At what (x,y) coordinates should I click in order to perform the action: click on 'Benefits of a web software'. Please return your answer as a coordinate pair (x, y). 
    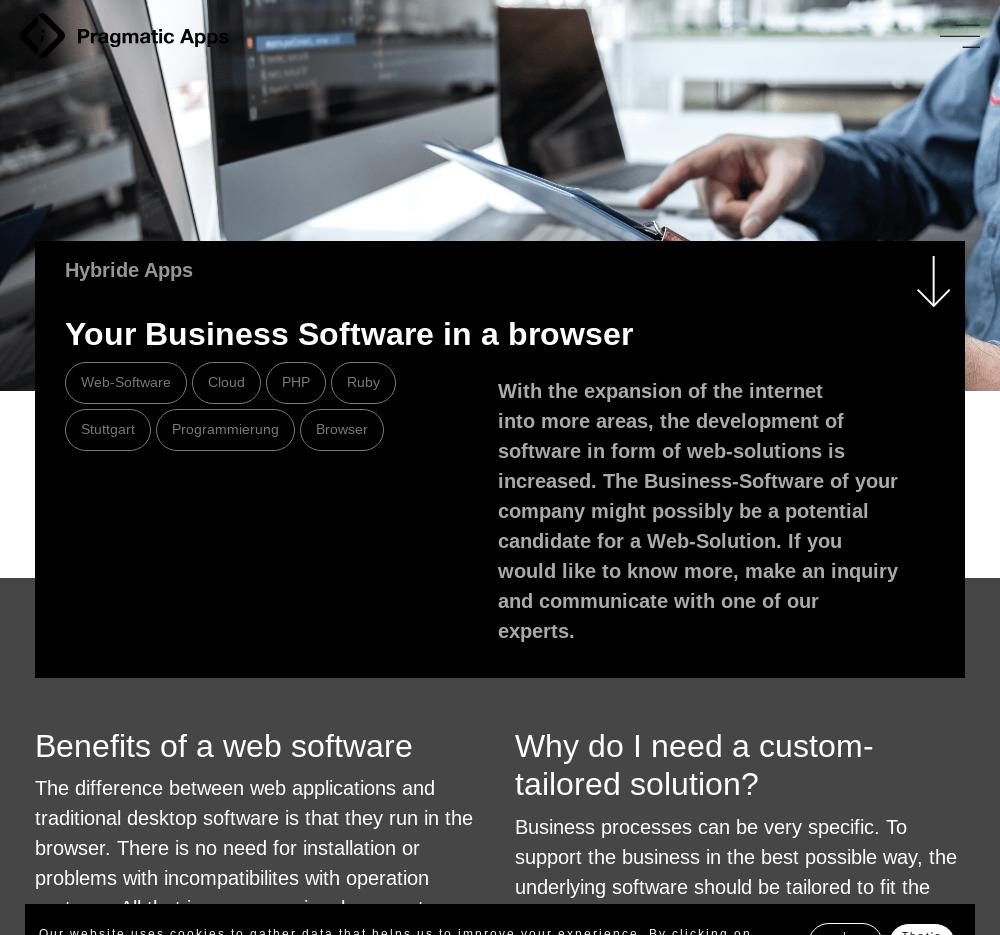
    Looking at the image, I should click on (223, 746).